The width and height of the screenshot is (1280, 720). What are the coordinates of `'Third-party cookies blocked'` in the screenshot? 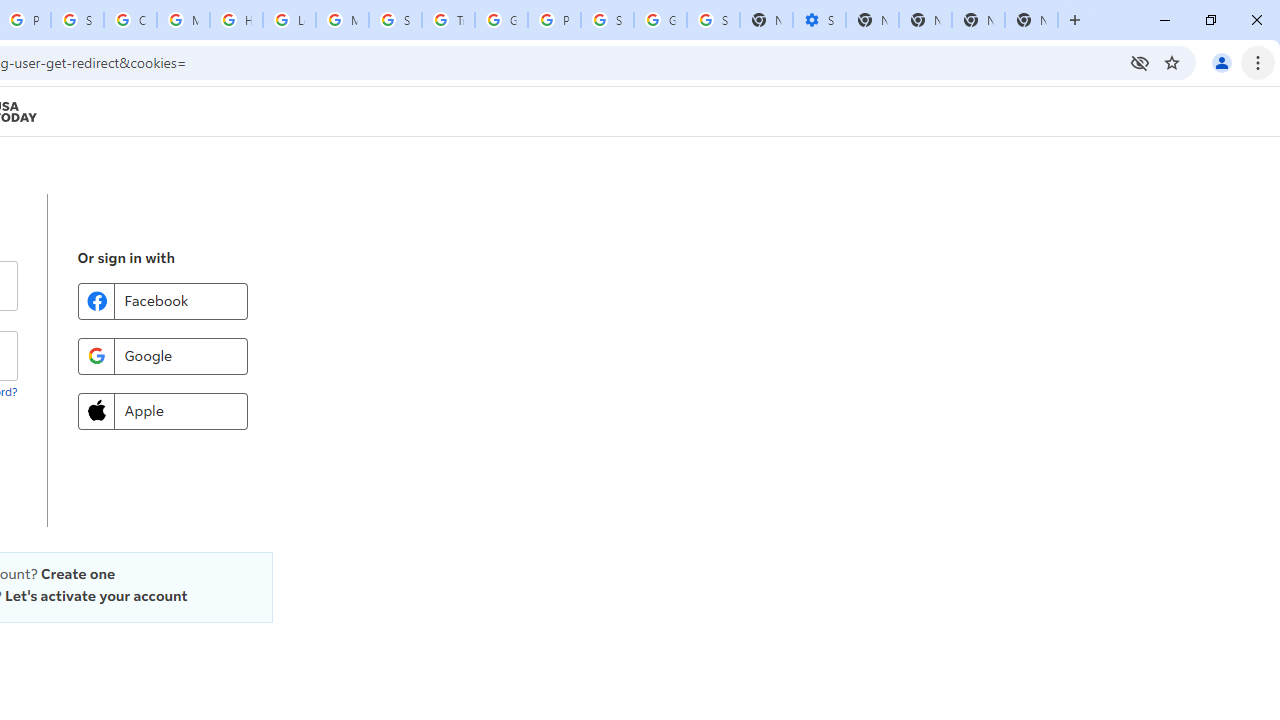 It's located at (1139, 61).